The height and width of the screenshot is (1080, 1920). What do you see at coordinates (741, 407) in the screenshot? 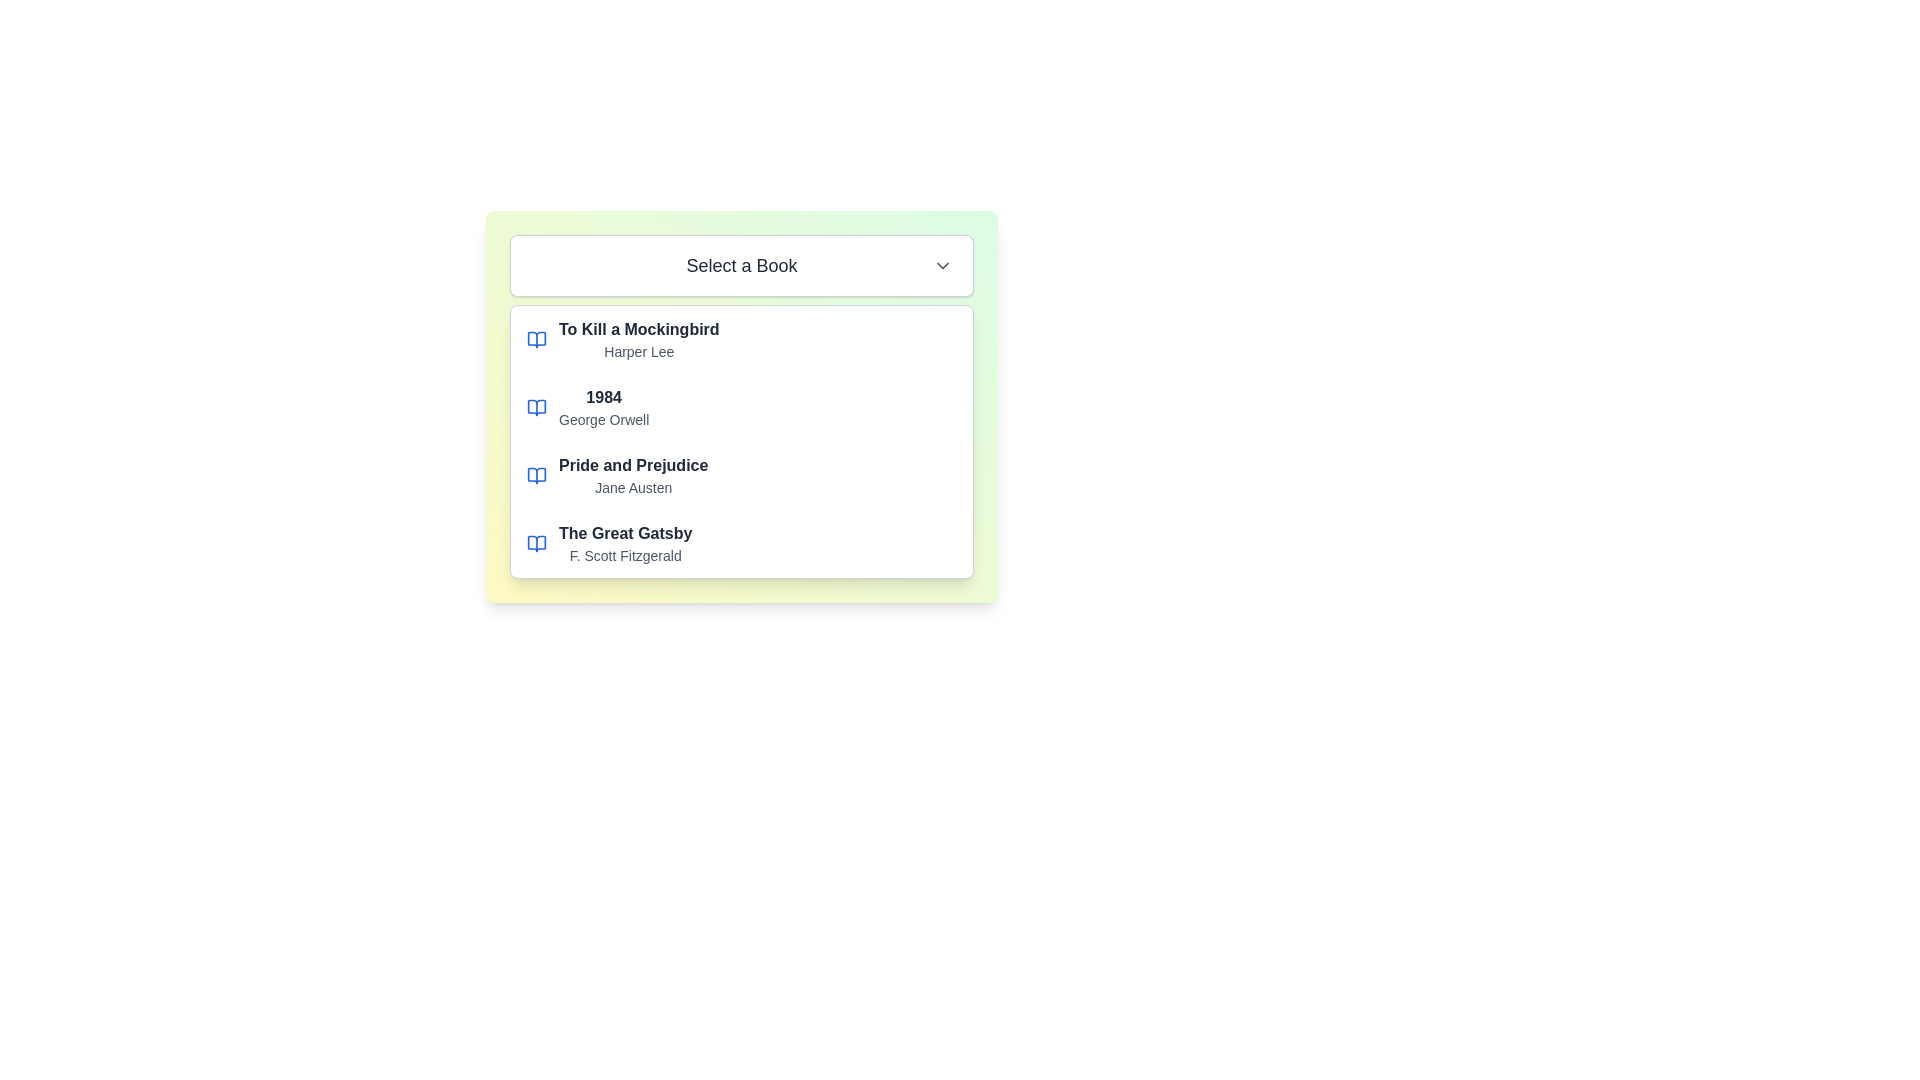
I see `the second list item representing a book, which provides information about the book title and author` at bounding box center [741, 407].